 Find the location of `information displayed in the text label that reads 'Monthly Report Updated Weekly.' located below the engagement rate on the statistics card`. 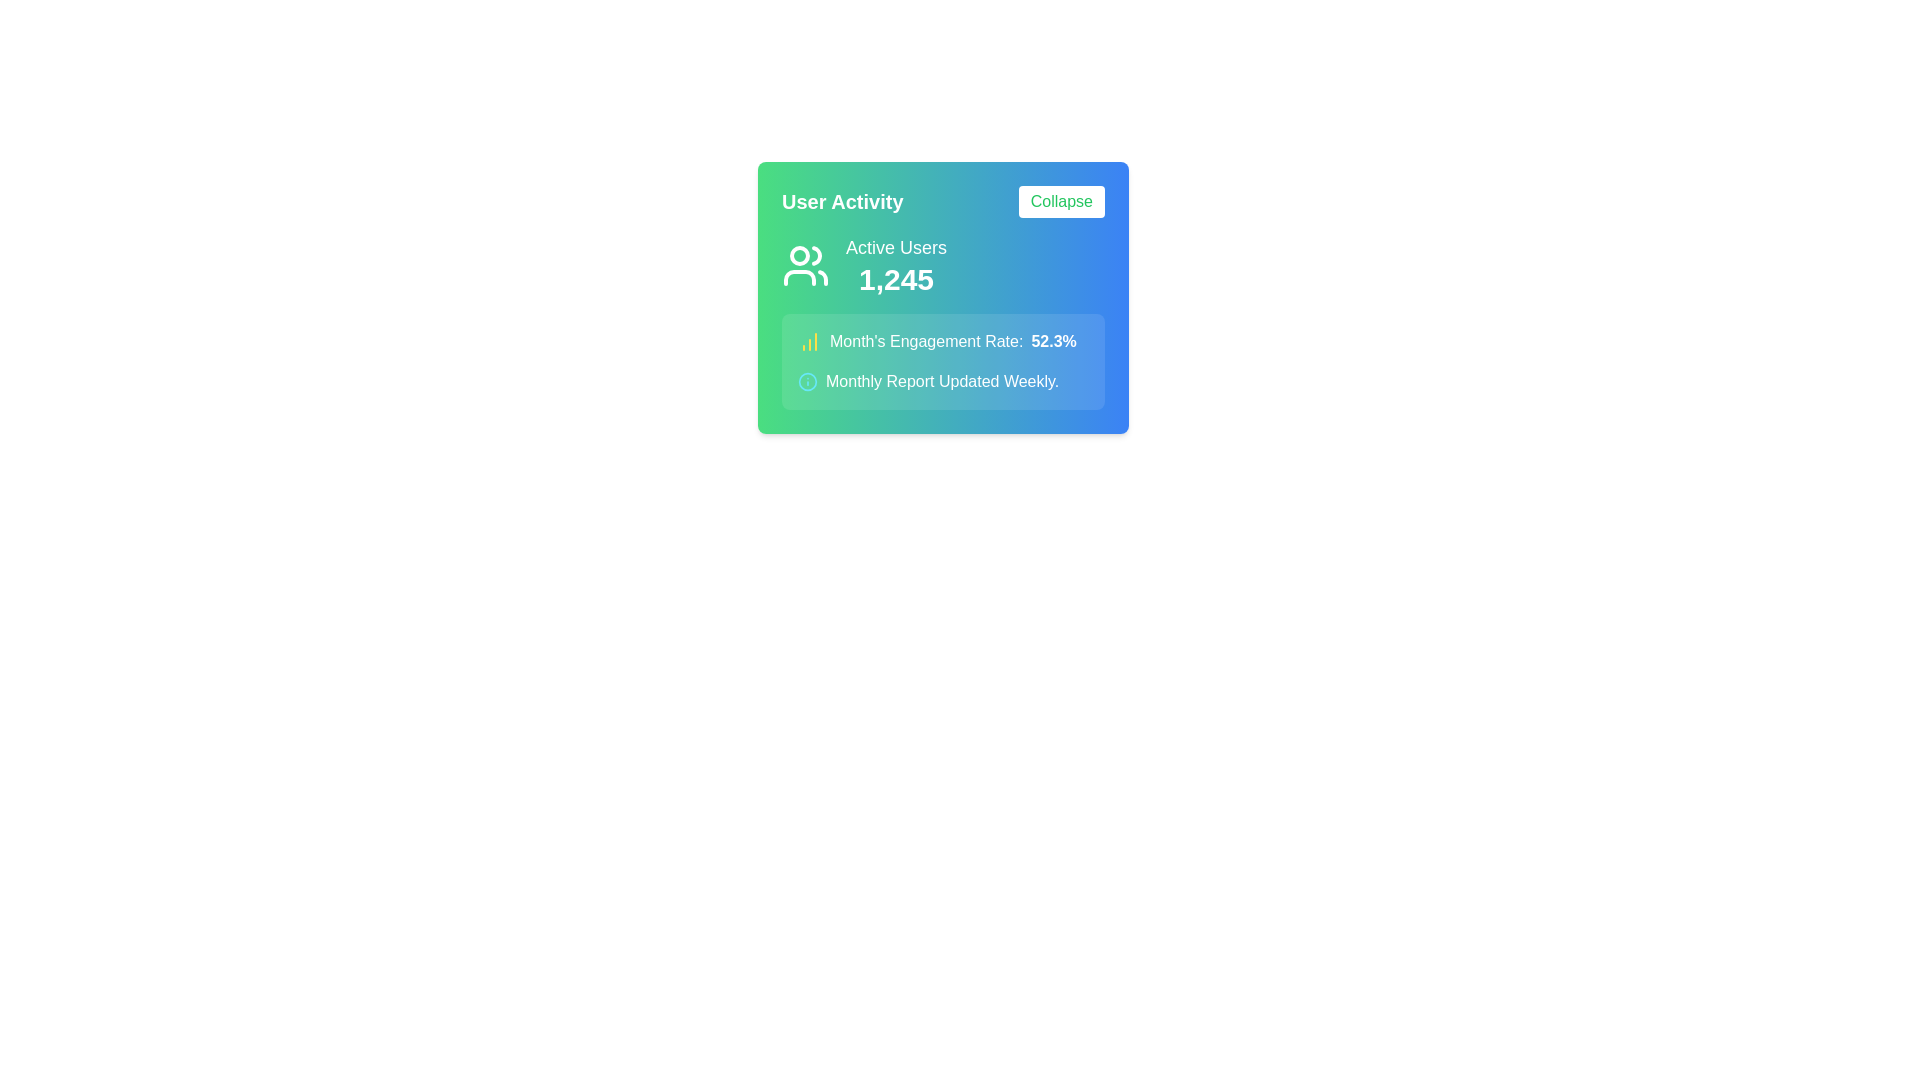

information displayed in the text label that reads 'Monthly Report Updated Weekly.' located below the engagement rate on the statistics card is located at coordinates (942, 381).